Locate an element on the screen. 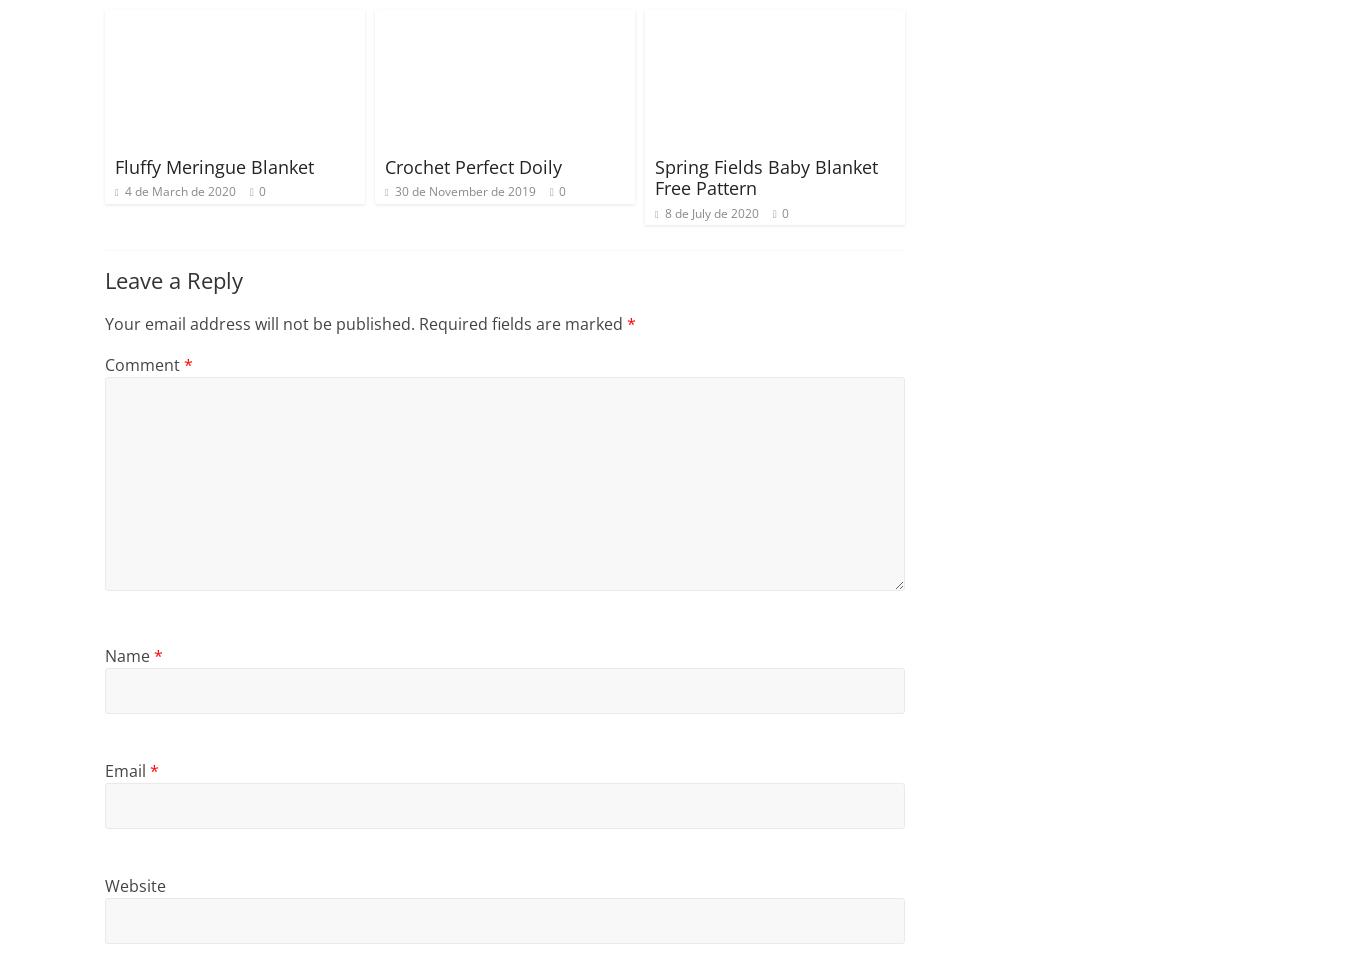 The width and height of the screenshot is (1350, 963). 'Comment' is located at coordinates (144, 363).